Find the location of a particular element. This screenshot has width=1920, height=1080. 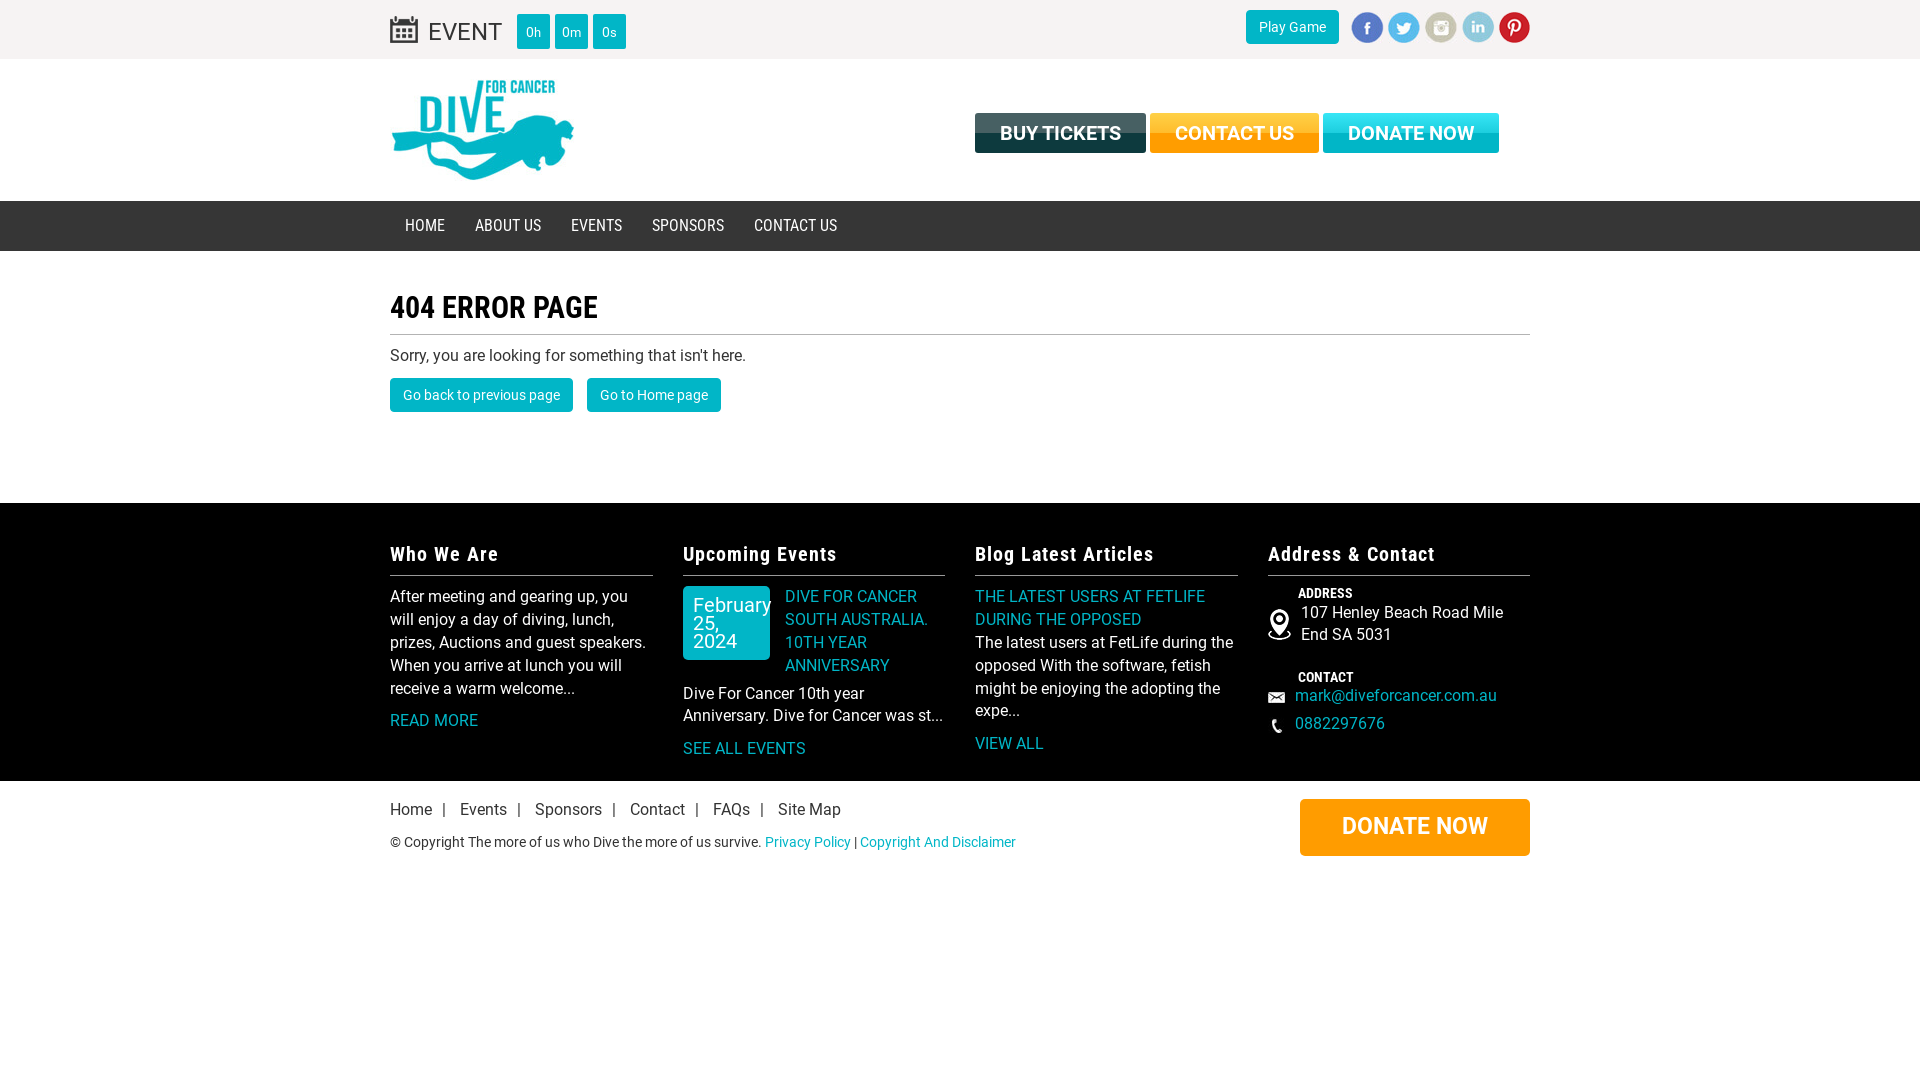

'VIEW ALL' is located at coordinates (974, 743).